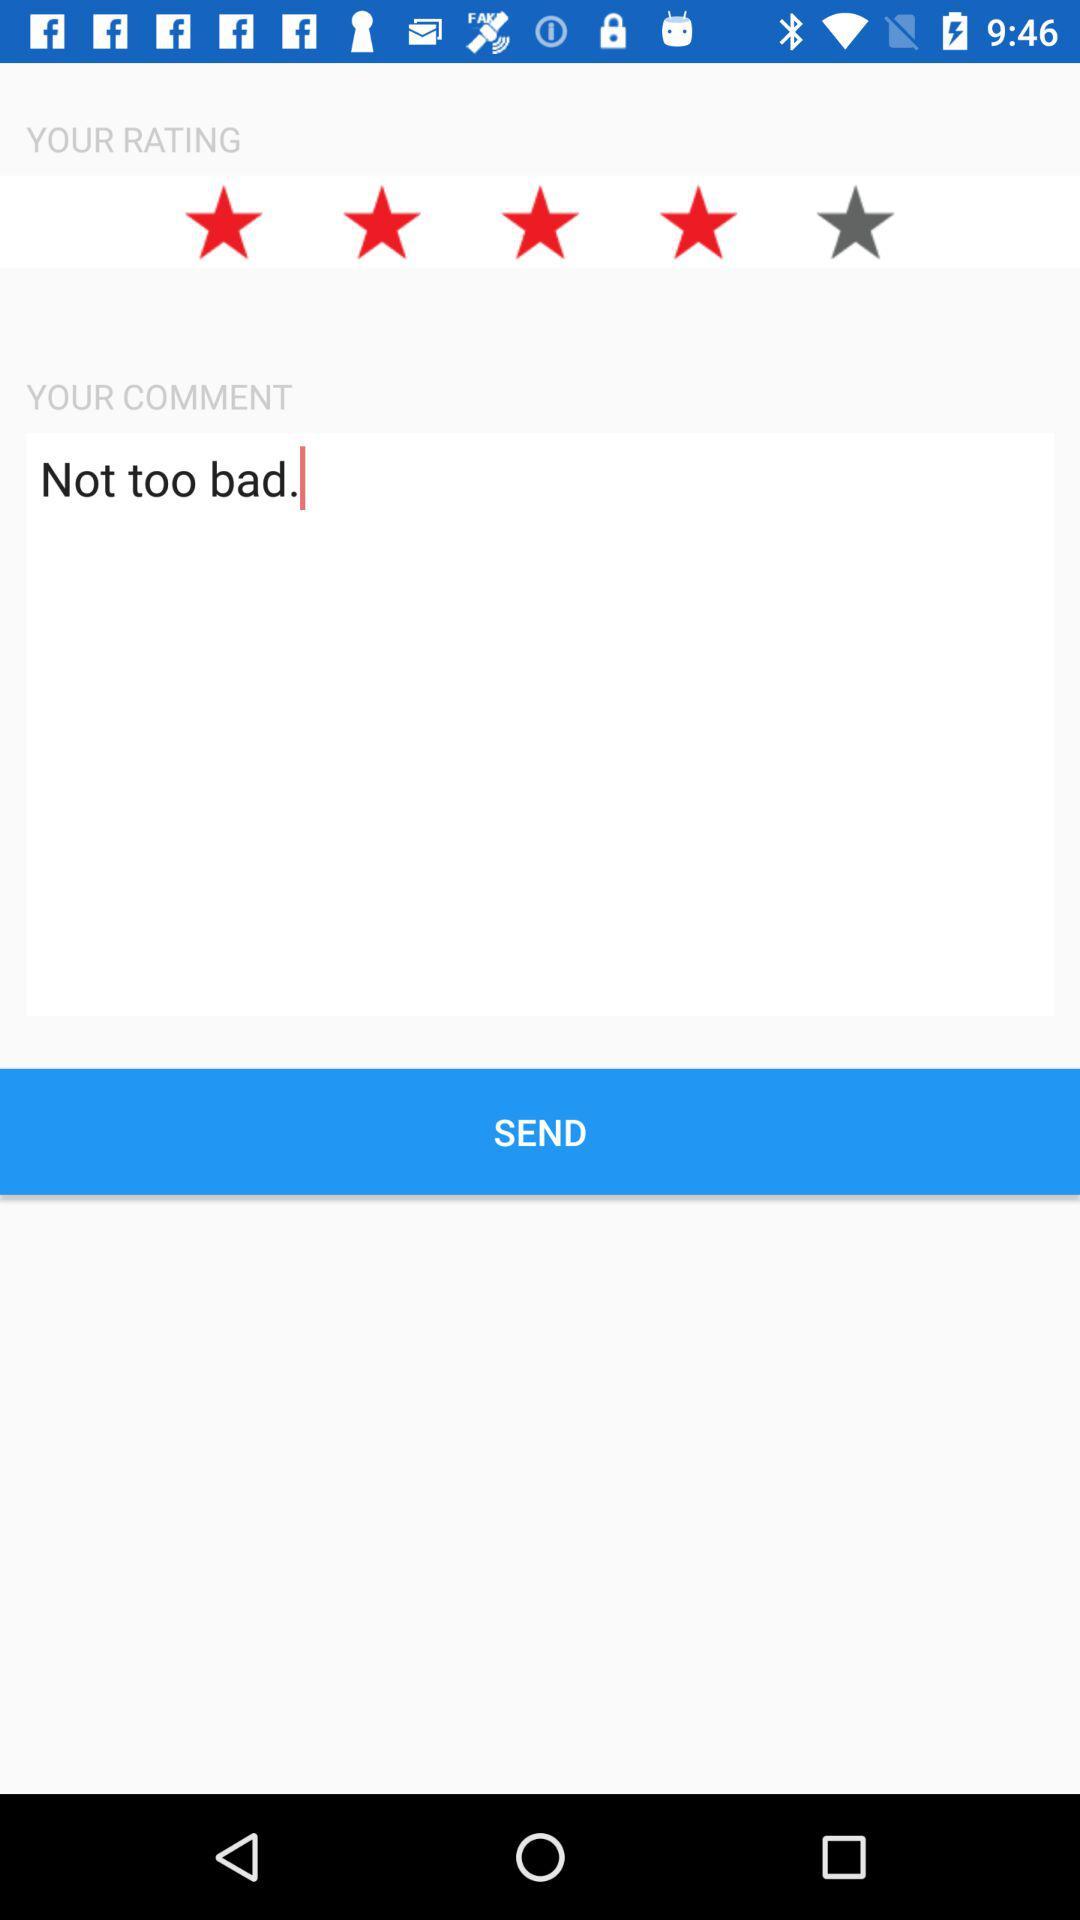 Image resolution: width=1080 pixels, height=1920 pixels. I want to click on the star icon, so click(381, 221).